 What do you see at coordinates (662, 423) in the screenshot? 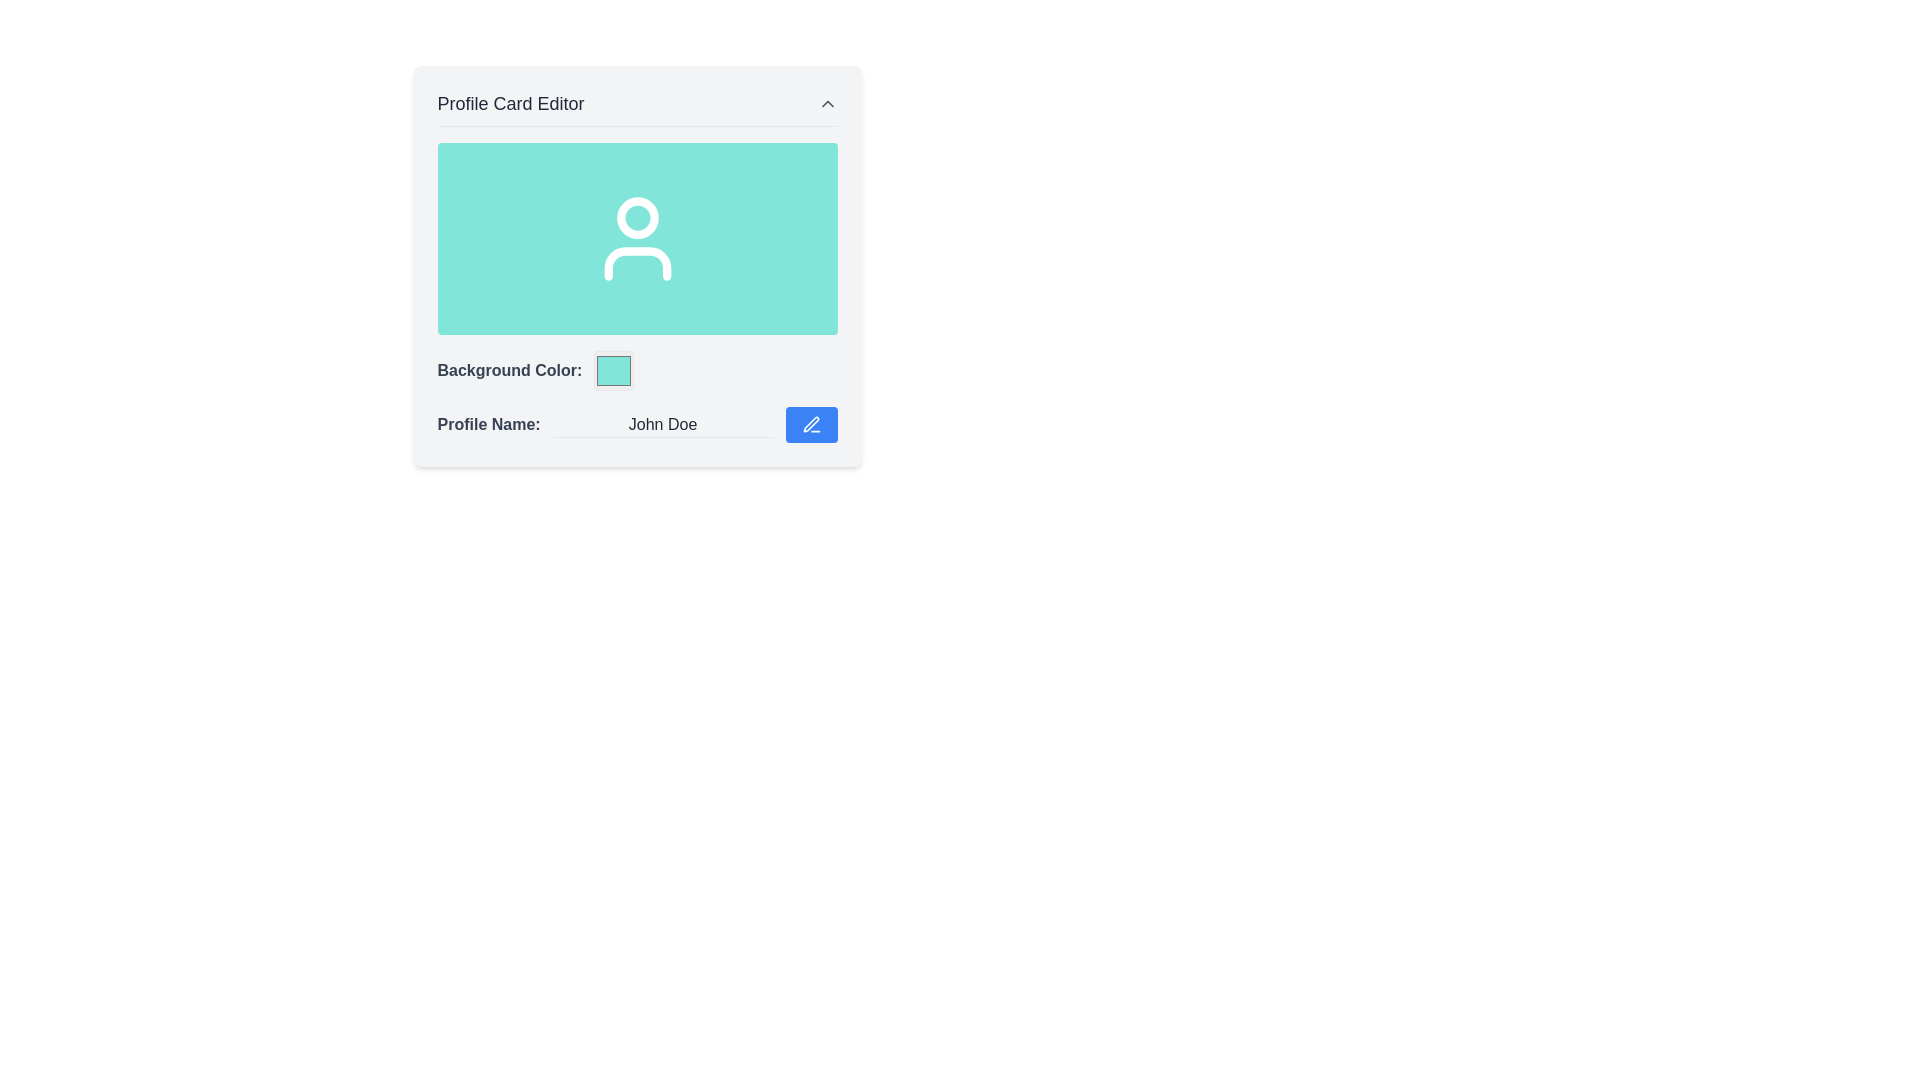
I see `the static text 'John Doe', which is styled to indicate potential interactivity, to invoke the edit mode` at bounding box center [662, 423].